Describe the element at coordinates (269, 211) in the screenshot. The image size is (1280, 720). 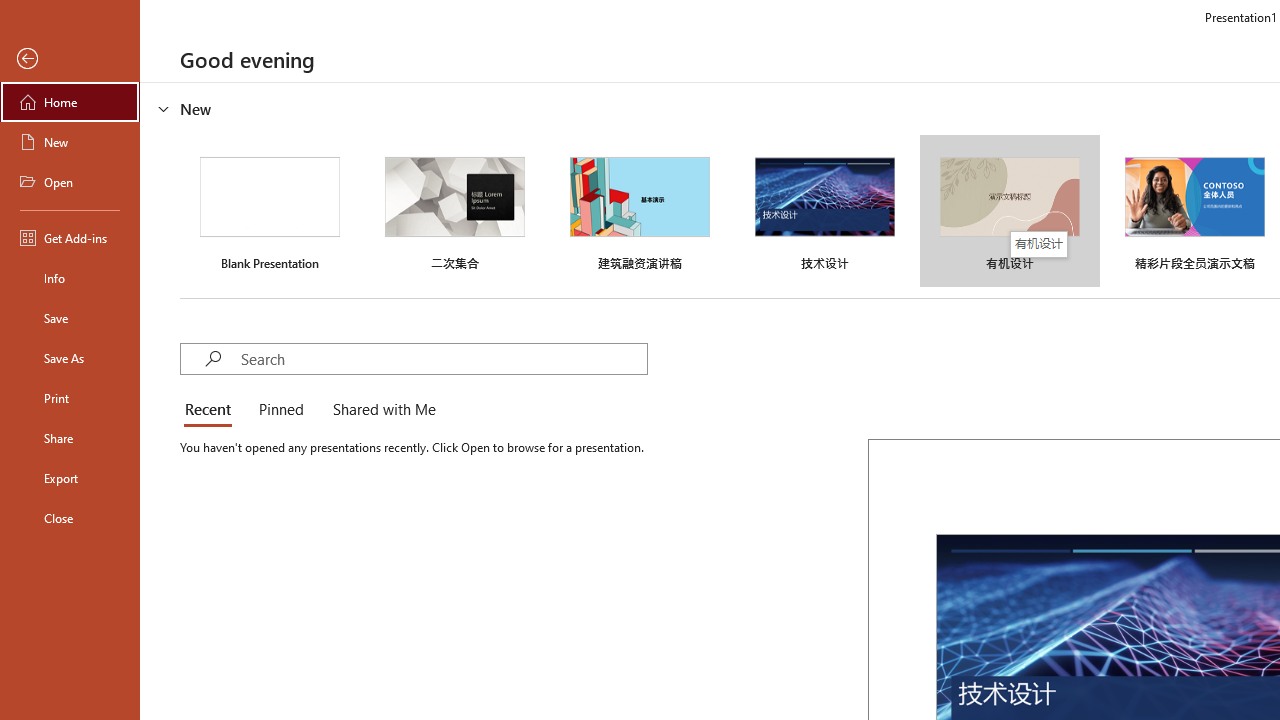
I see `'Blank Presentation'` at that location.